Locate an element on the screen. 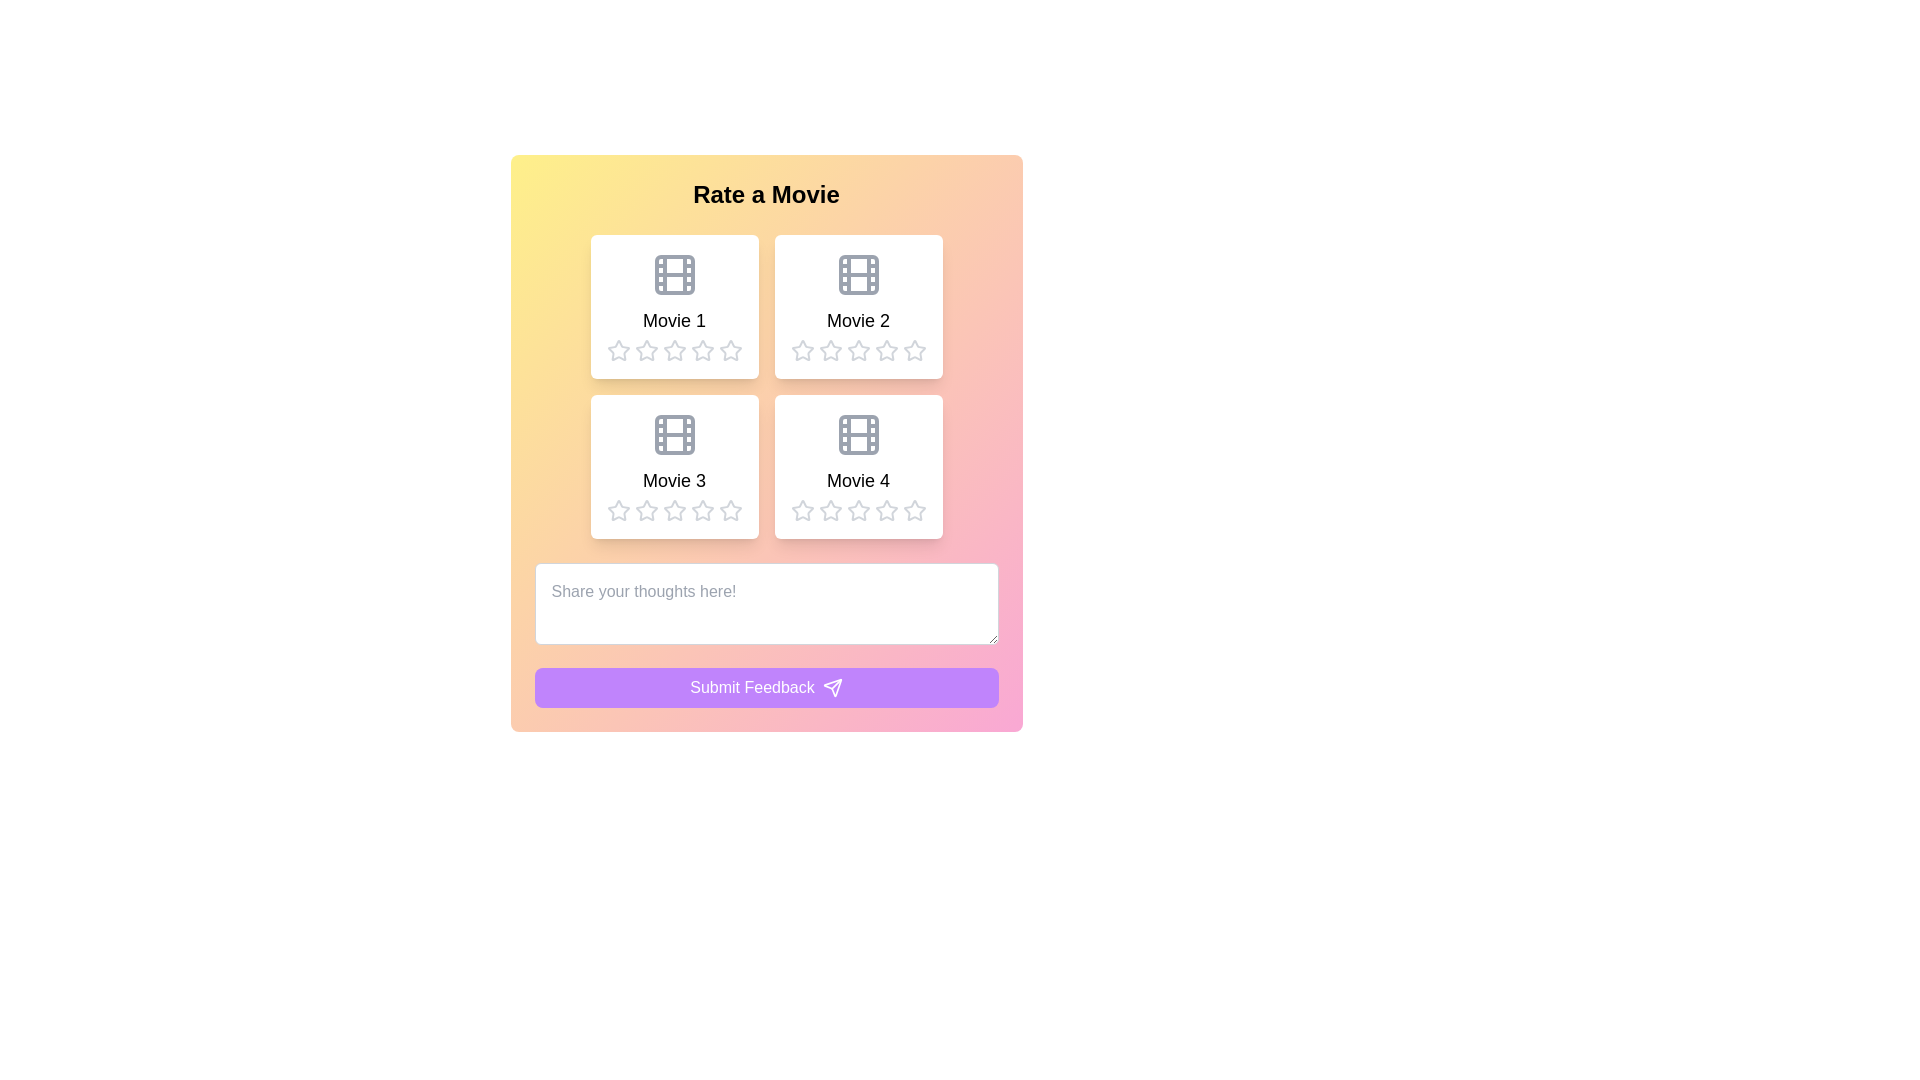  the icon representing the movie titled 'Movie 3', which serves as a visual representation of the film is located at coordinates (674, 434).